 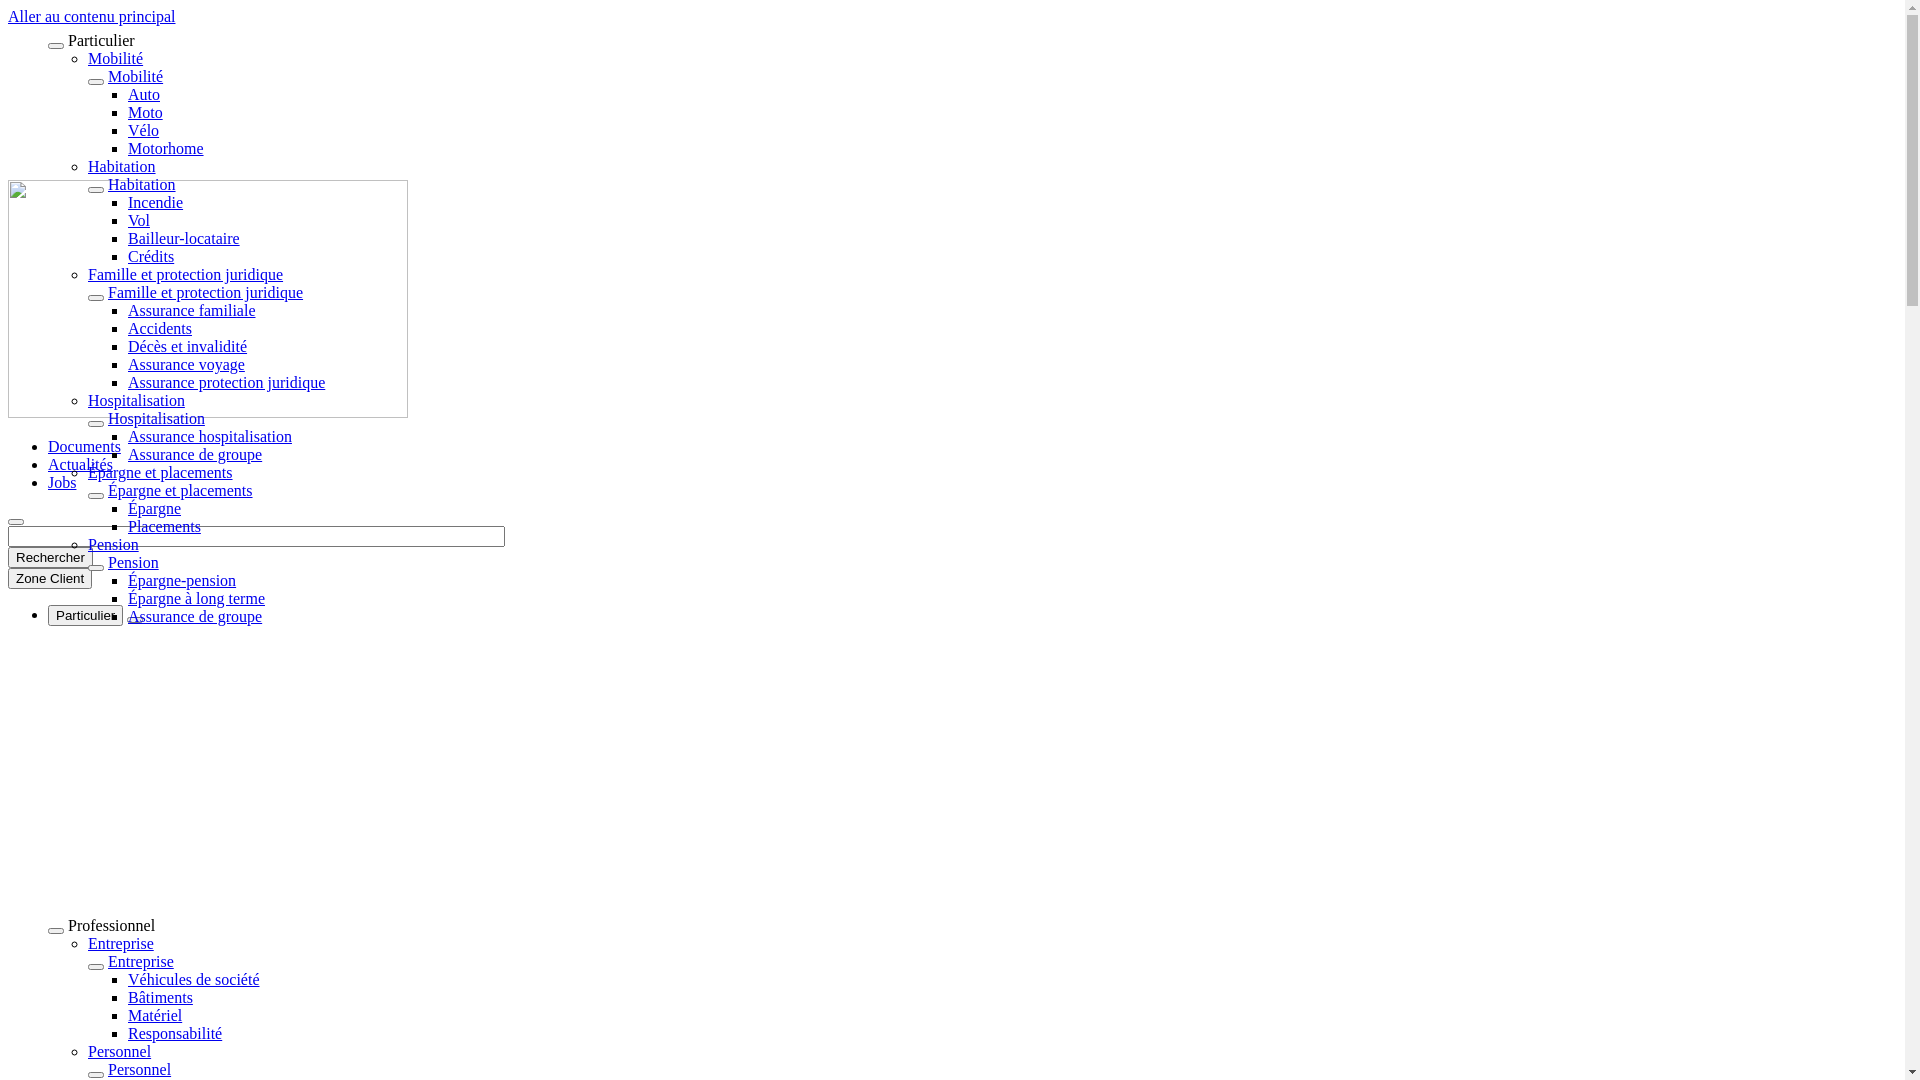 I want to click on 'Bailleur-locataire', so click(x=183, y=237).